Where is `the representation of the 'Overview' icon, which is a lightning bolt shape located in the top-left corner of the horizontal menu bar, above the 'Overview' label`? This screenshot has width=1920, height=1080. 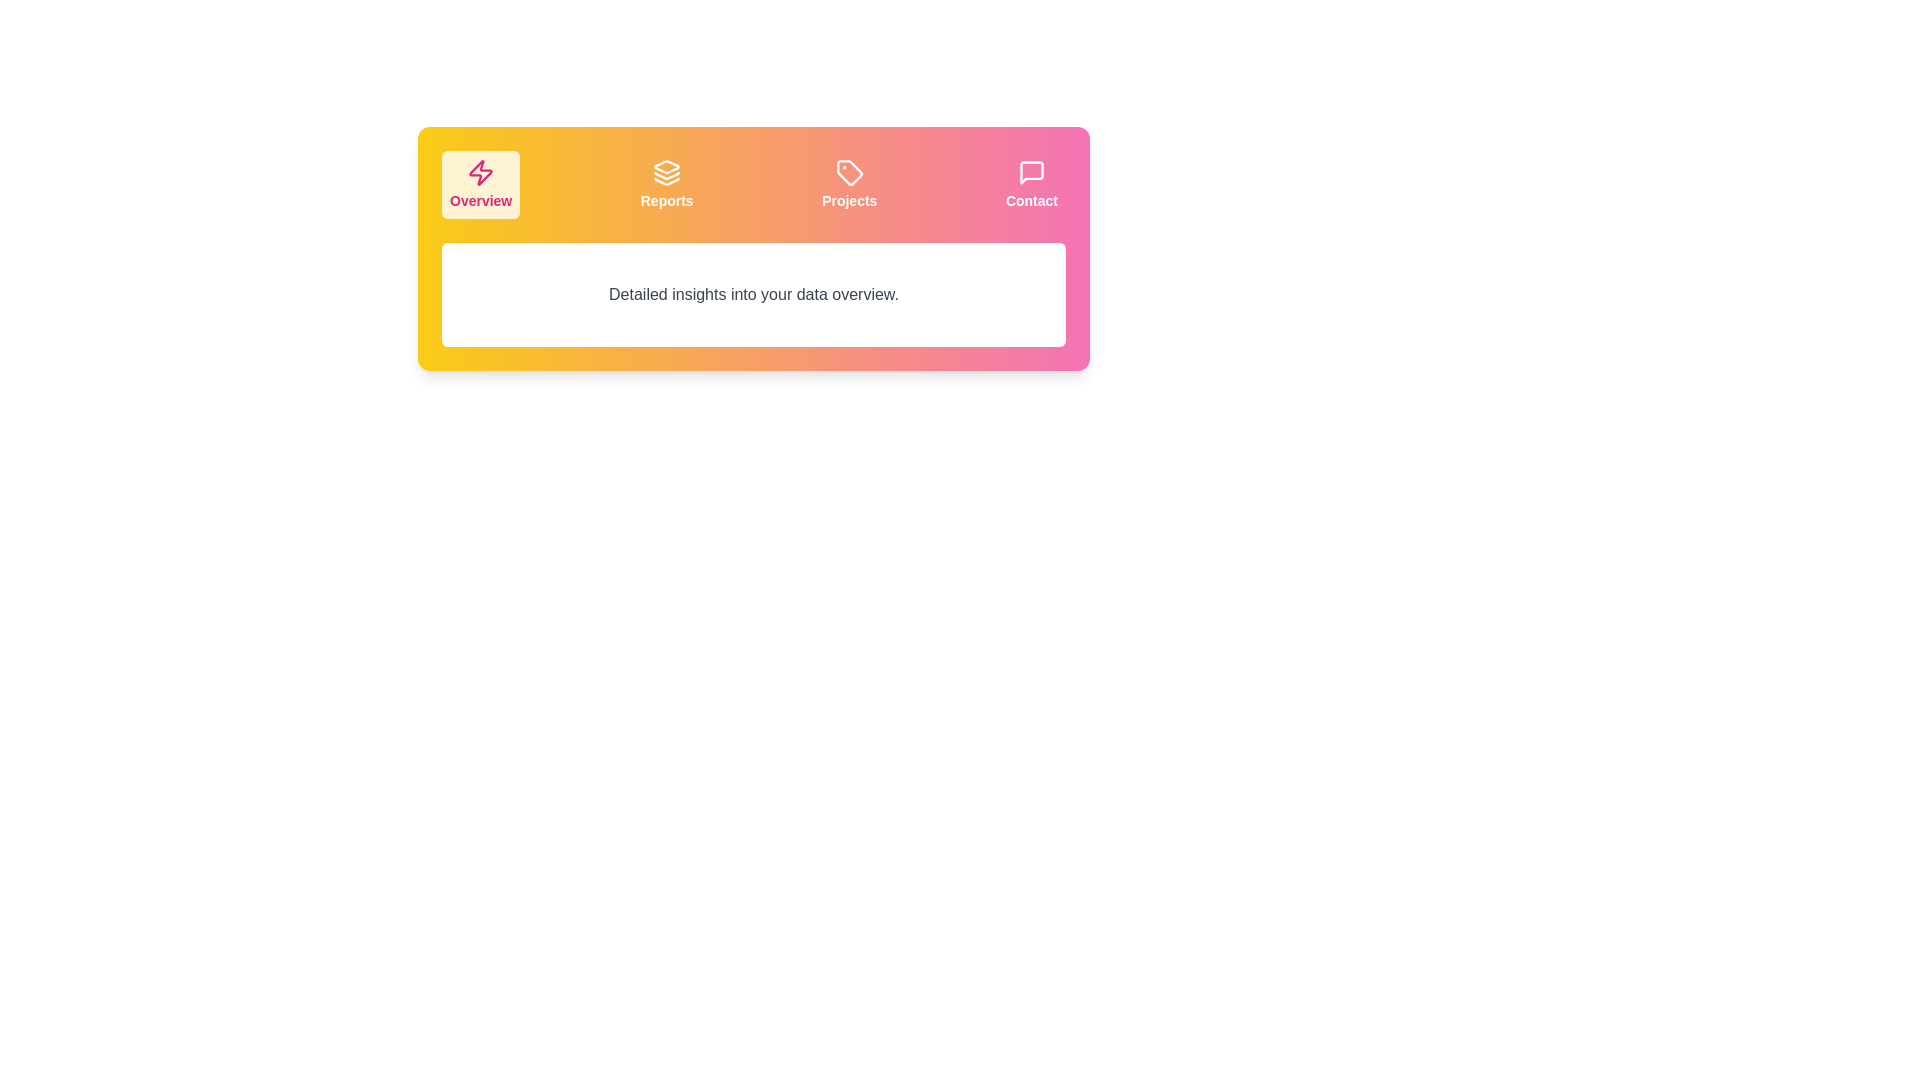 the representation of the 'Overview' icon, which is a lightning bolt shape located in the top-left corner of the horizontal menu bar, above the 'Overview' label is located at coordinates (481, 172).